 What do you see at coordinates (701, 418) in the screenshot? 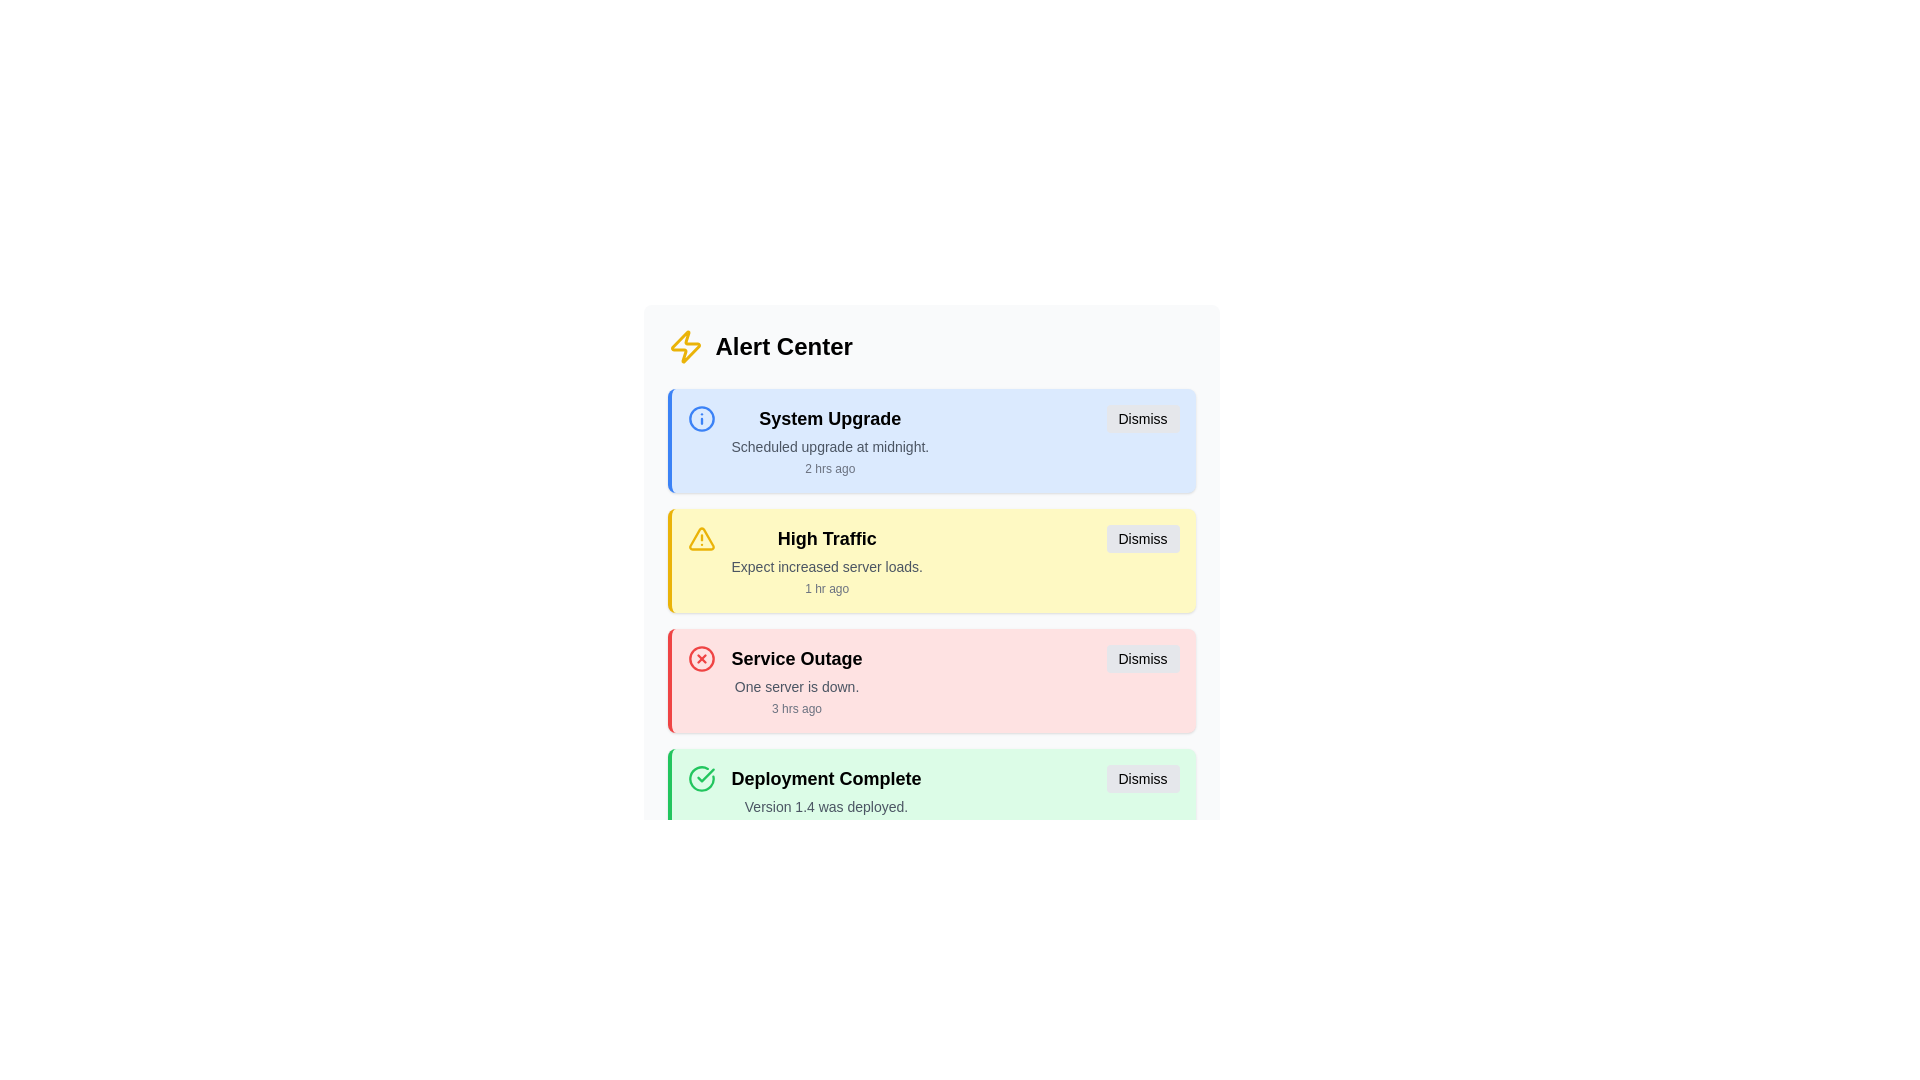
I see `the circular information icon with a blue outline located within the 'System Upgrade' notification card at the top of the notification list` at bounding box center [701, 418].